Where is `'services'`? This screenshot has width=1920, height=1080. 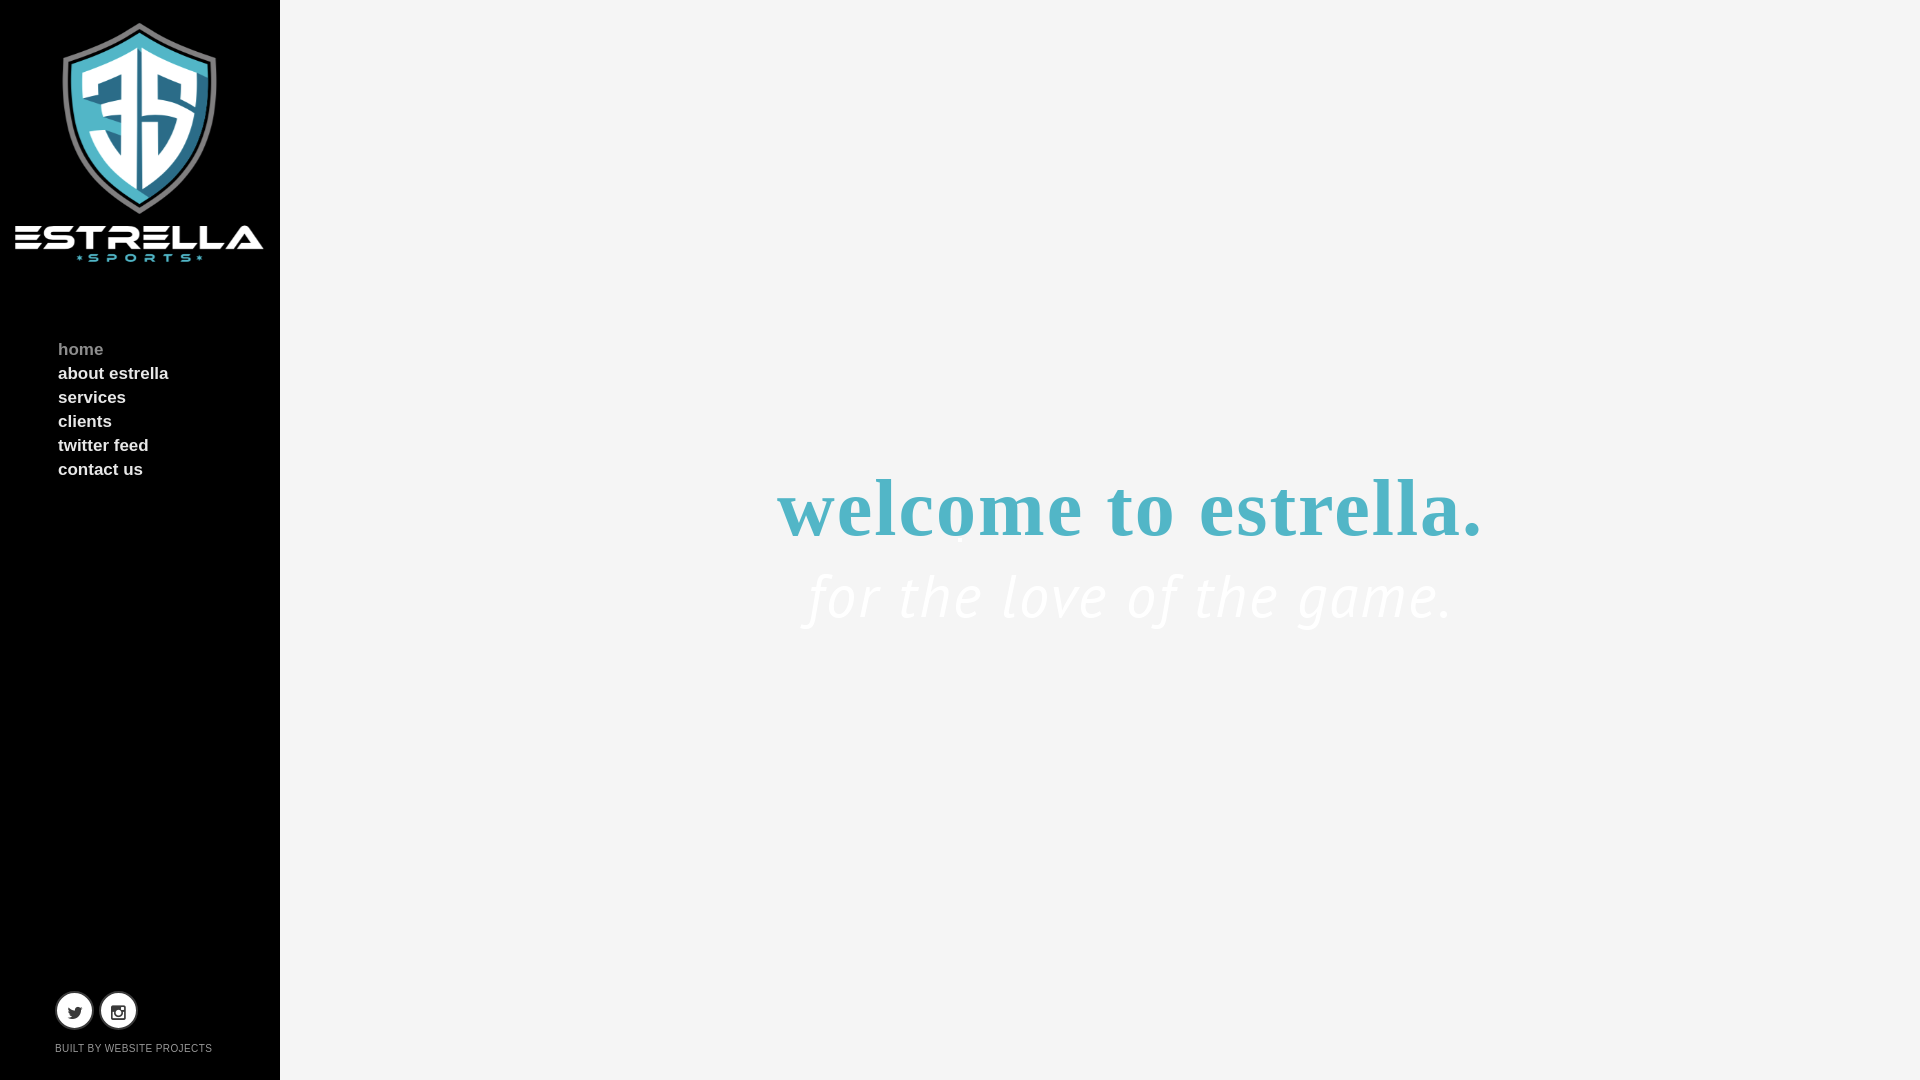
'services' is located at coordinates (140, 401).